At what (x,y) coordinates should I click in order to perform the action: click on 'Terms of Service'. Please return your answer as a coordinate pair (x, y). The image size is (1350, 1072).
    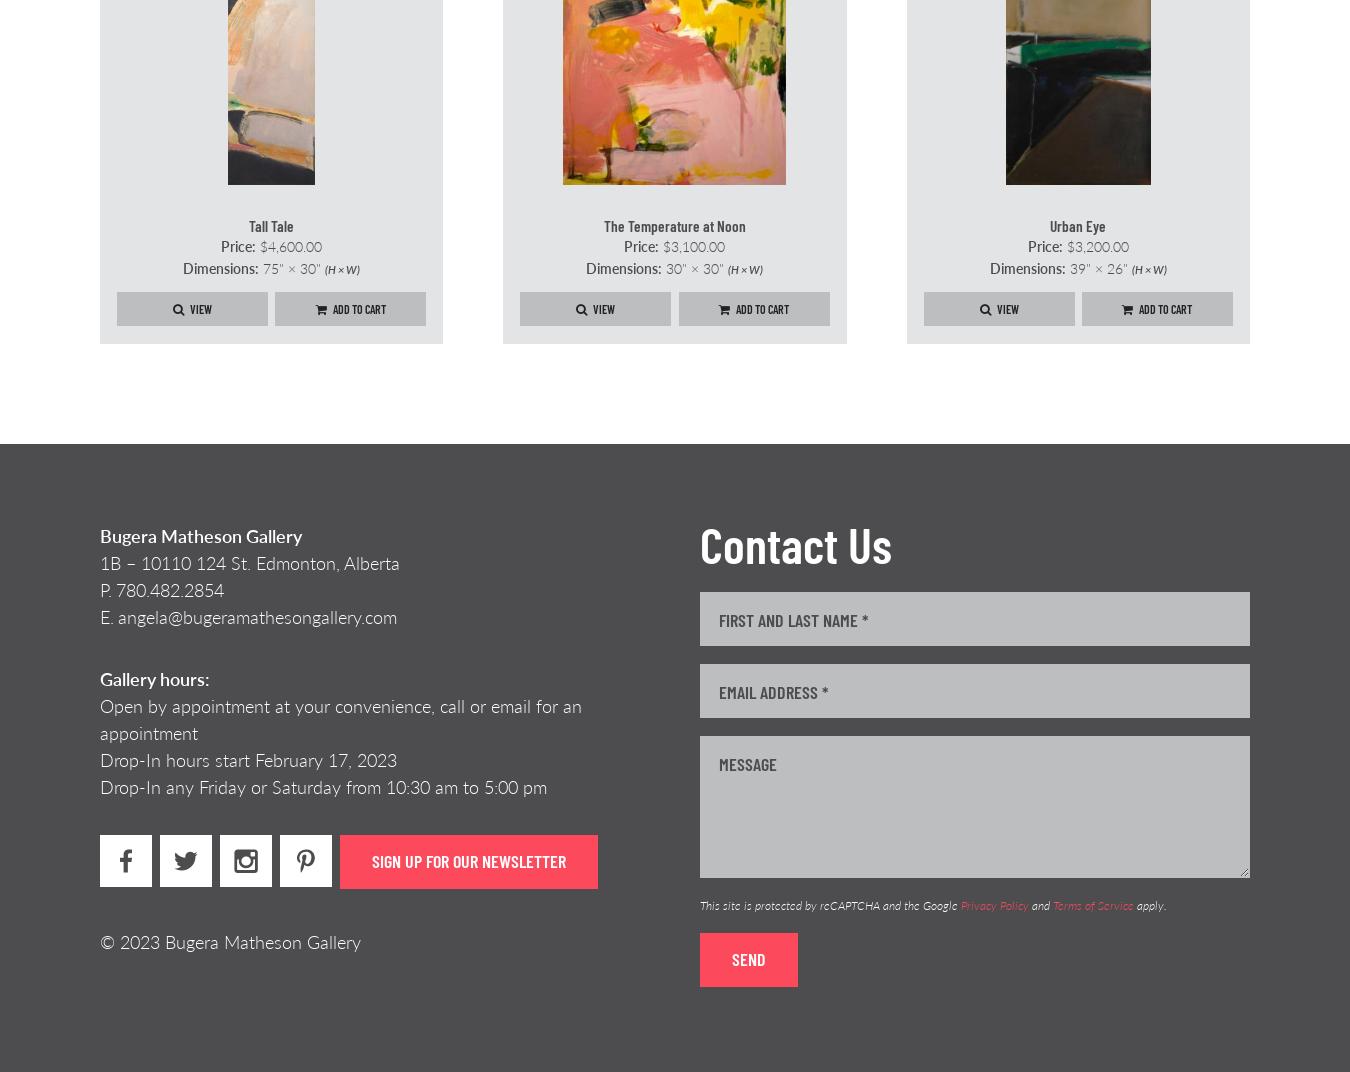
    Looking at the image, I should click on (1053, 905).